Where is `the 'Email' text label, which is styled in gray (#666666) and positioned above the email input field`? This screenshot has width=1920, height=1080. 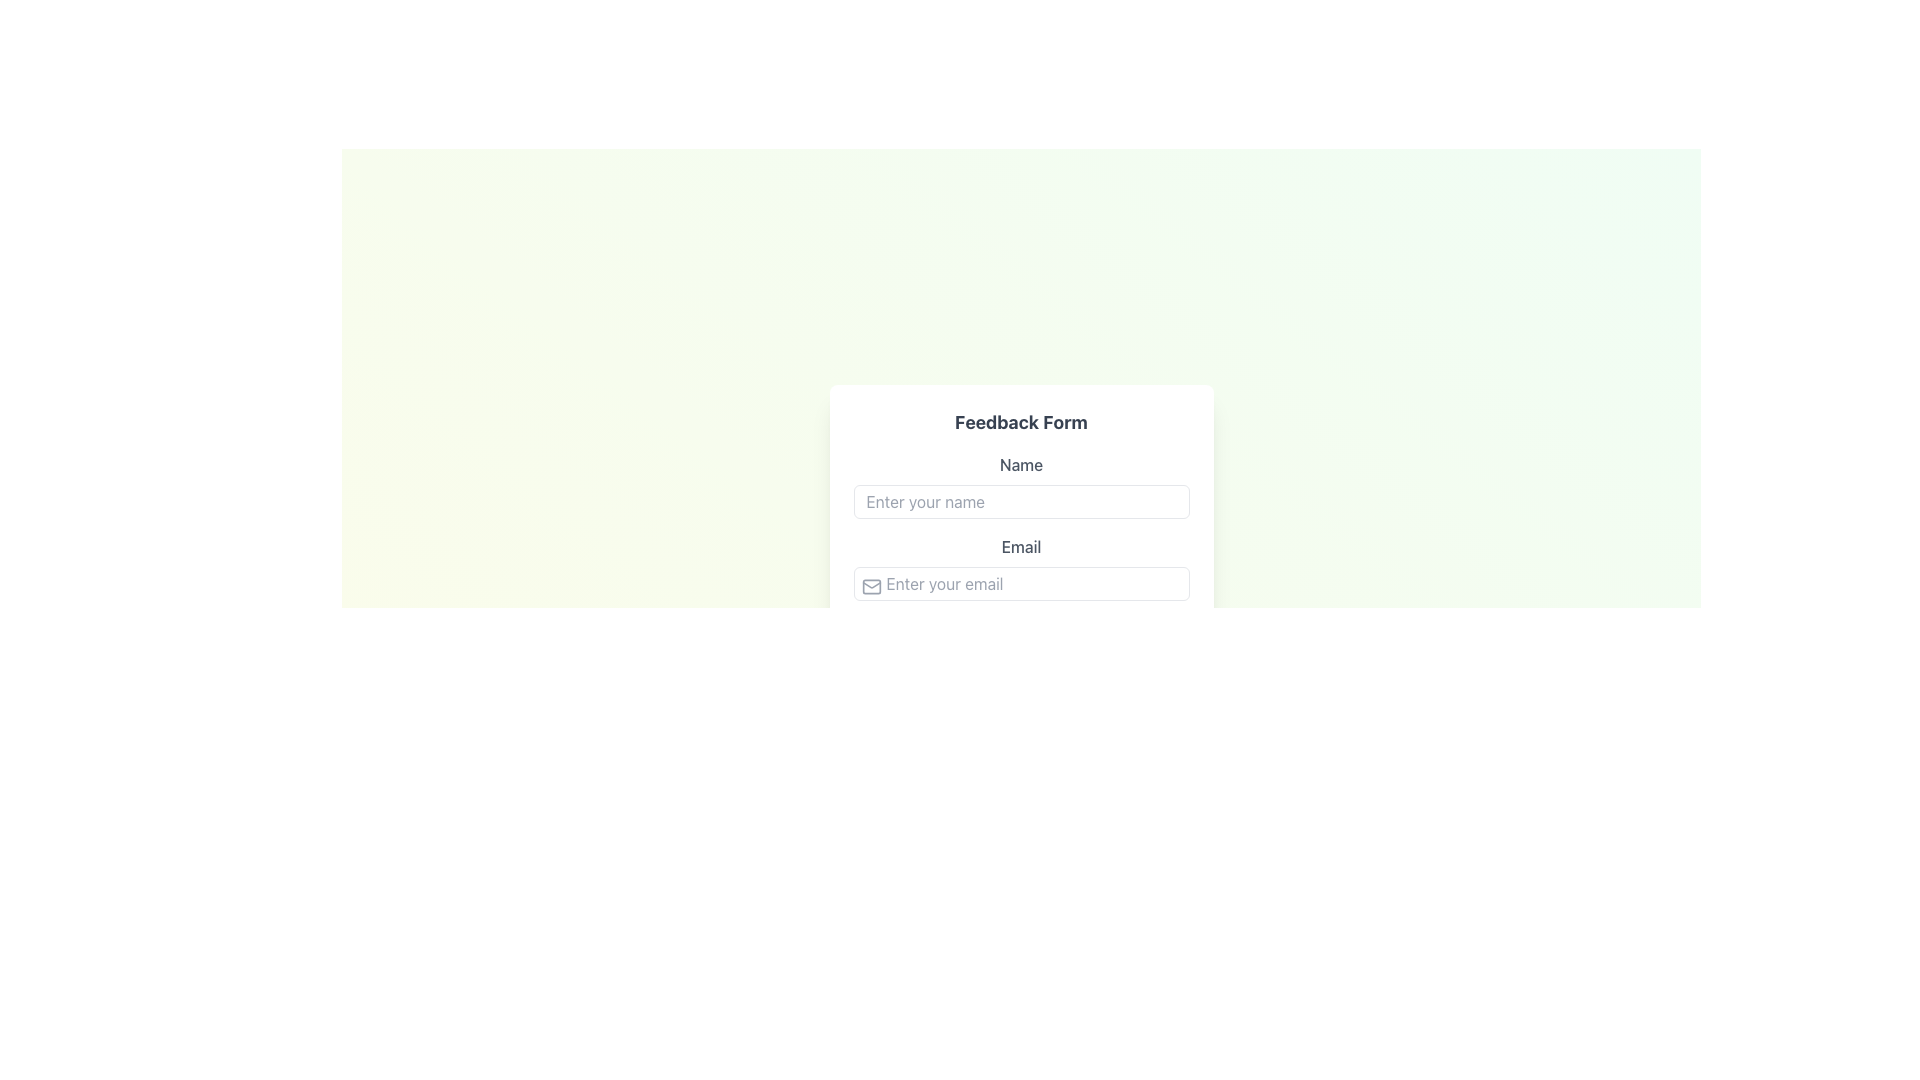
the 'Email' text label, which is styled in gray (#666666) and positioned above the email input field is located at coordinates (1021, 547).